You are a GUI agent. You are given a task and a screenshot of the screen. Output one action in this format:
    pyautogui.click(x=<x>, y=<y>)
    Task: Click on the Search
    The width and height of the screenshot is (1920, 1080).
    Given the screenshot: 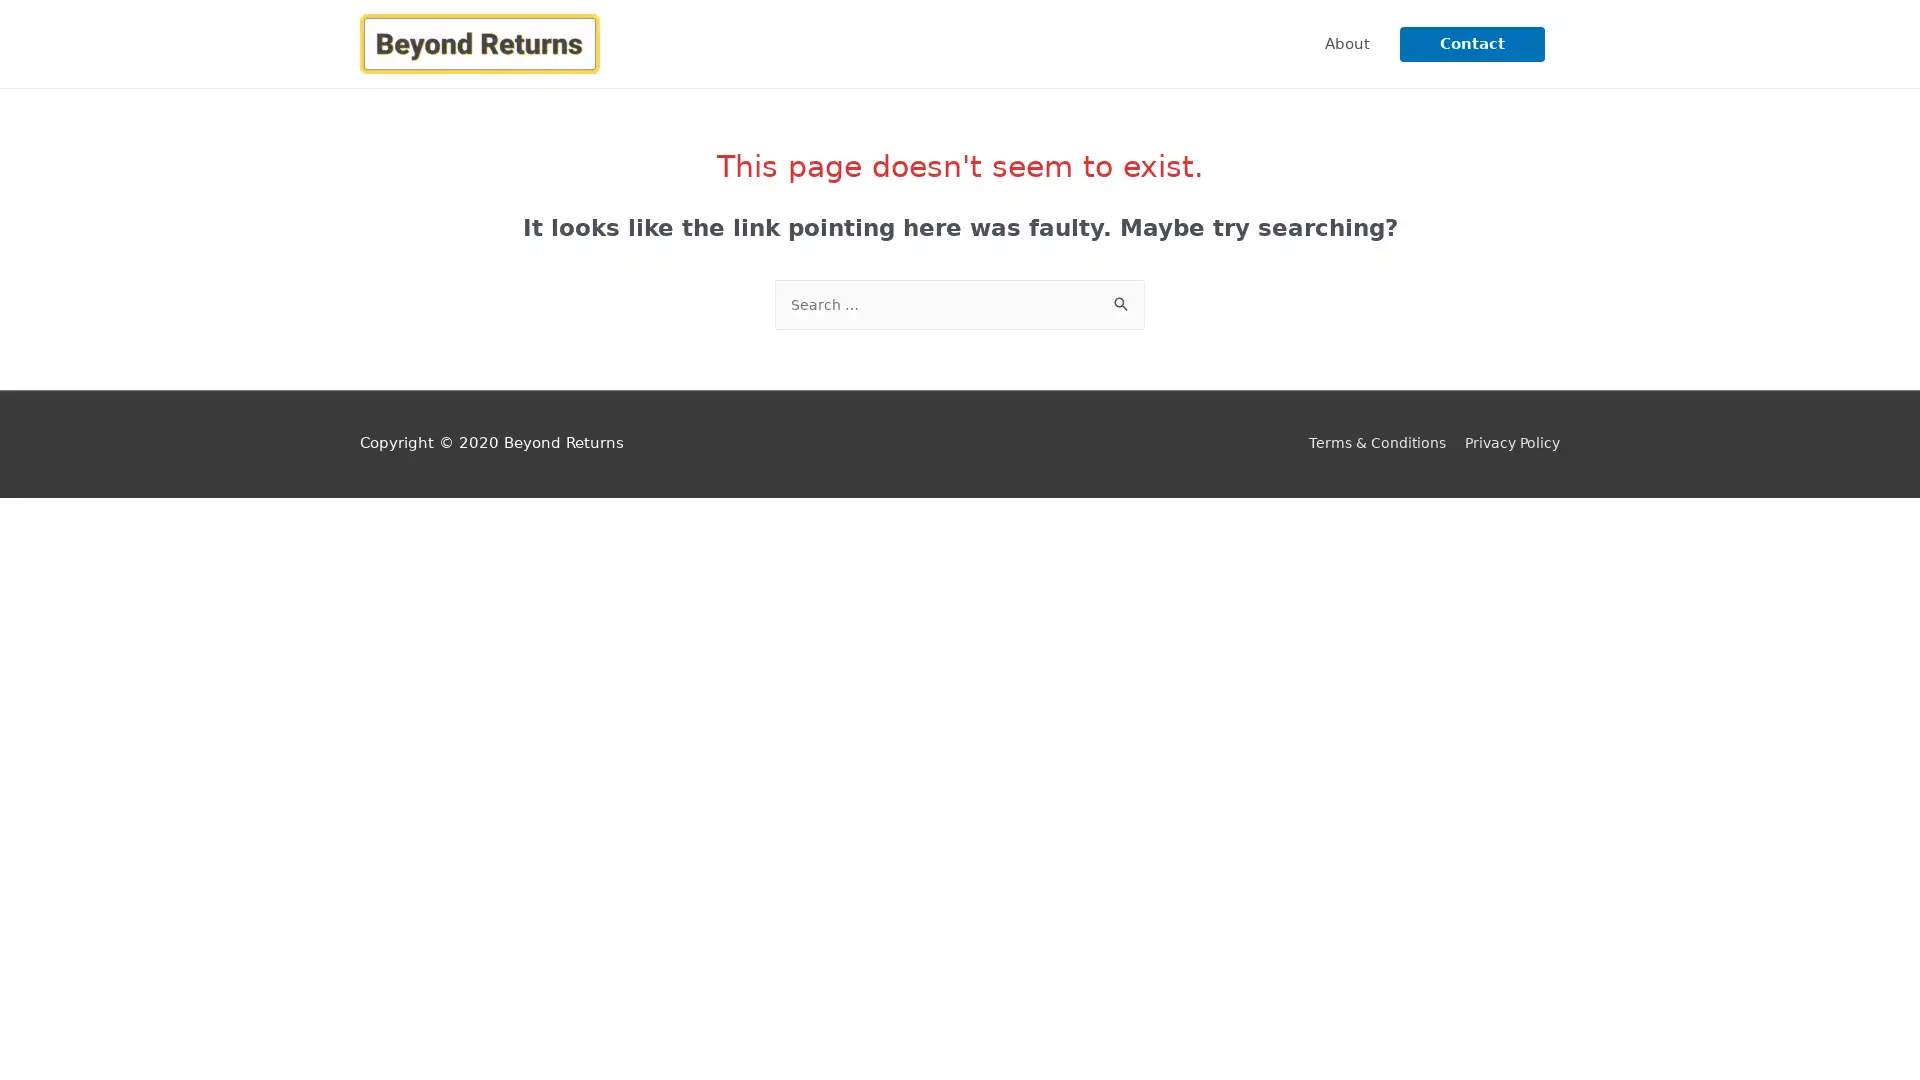 What is the action you would take?
    pyautogui.click(x=1122, y=301)
    